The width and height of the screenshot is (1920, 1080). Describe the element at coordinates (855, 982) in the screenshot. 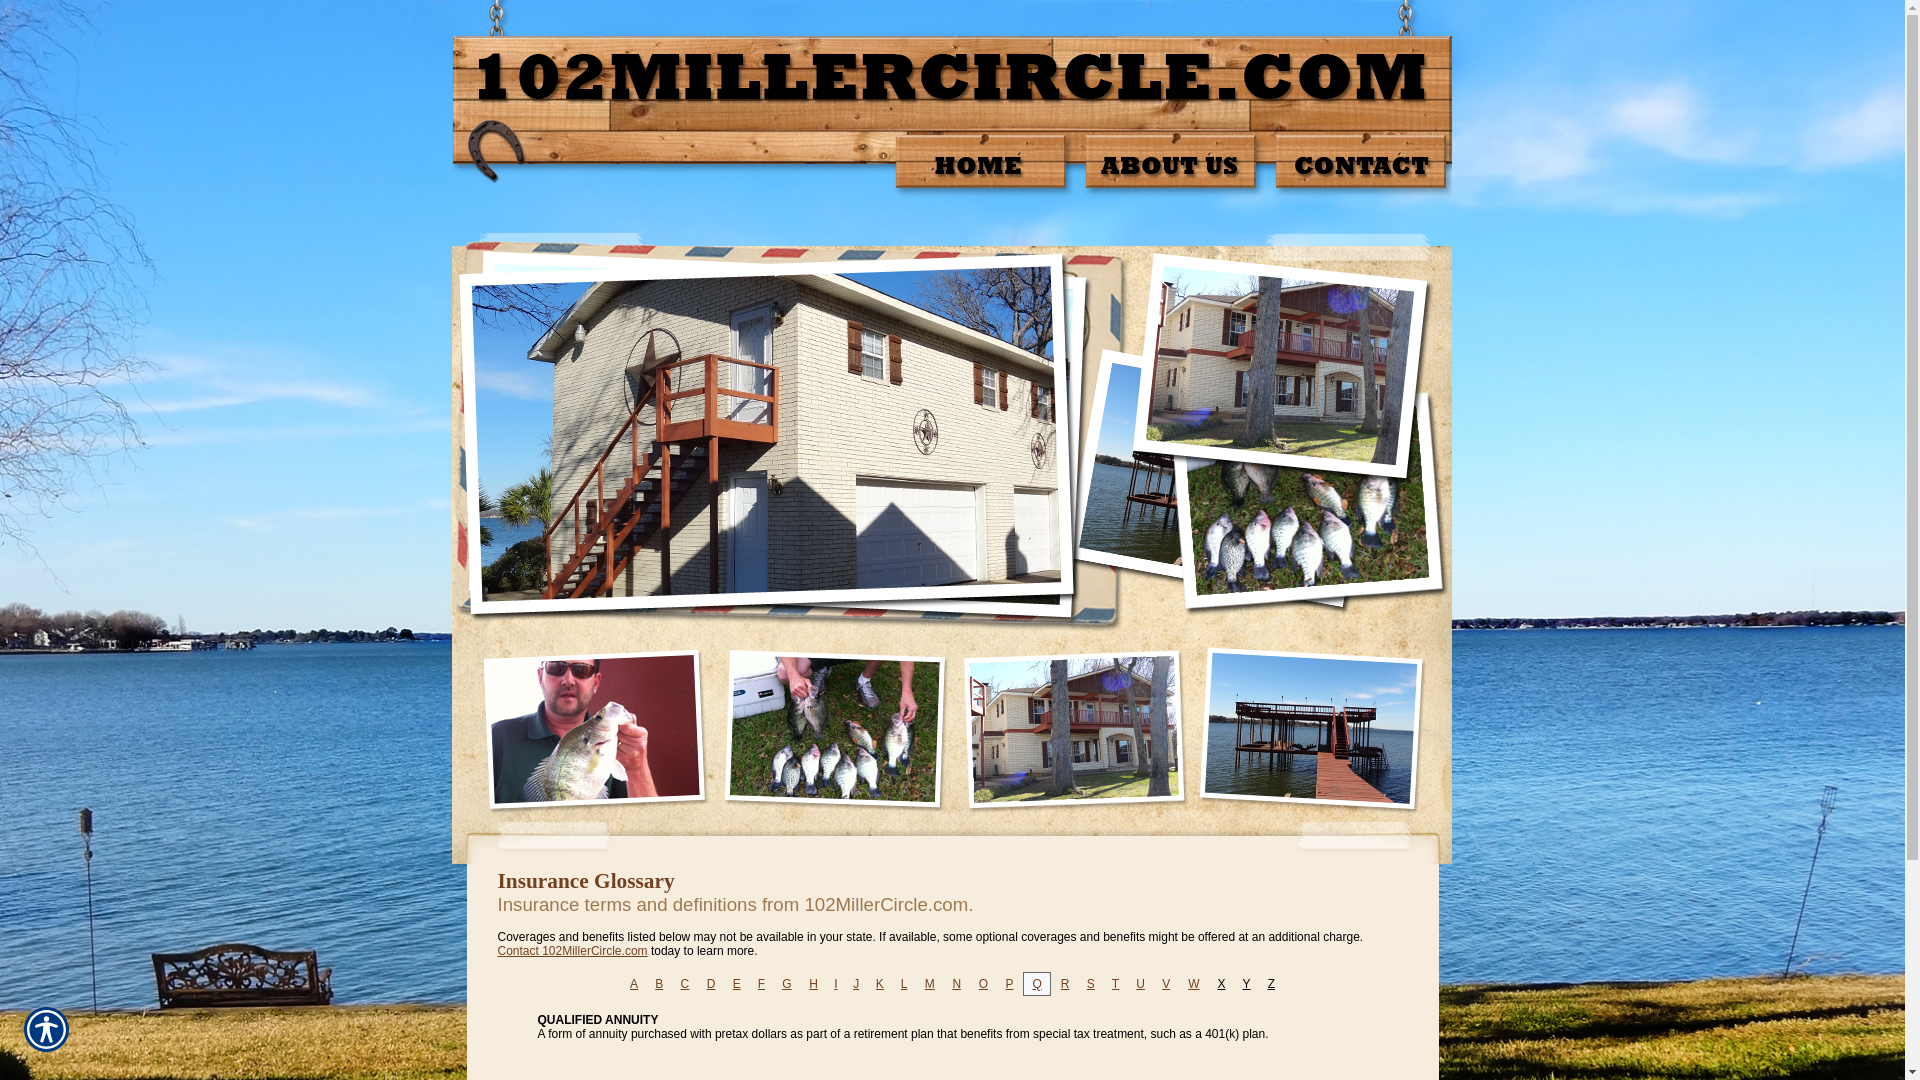

I see `'J'` at that location.